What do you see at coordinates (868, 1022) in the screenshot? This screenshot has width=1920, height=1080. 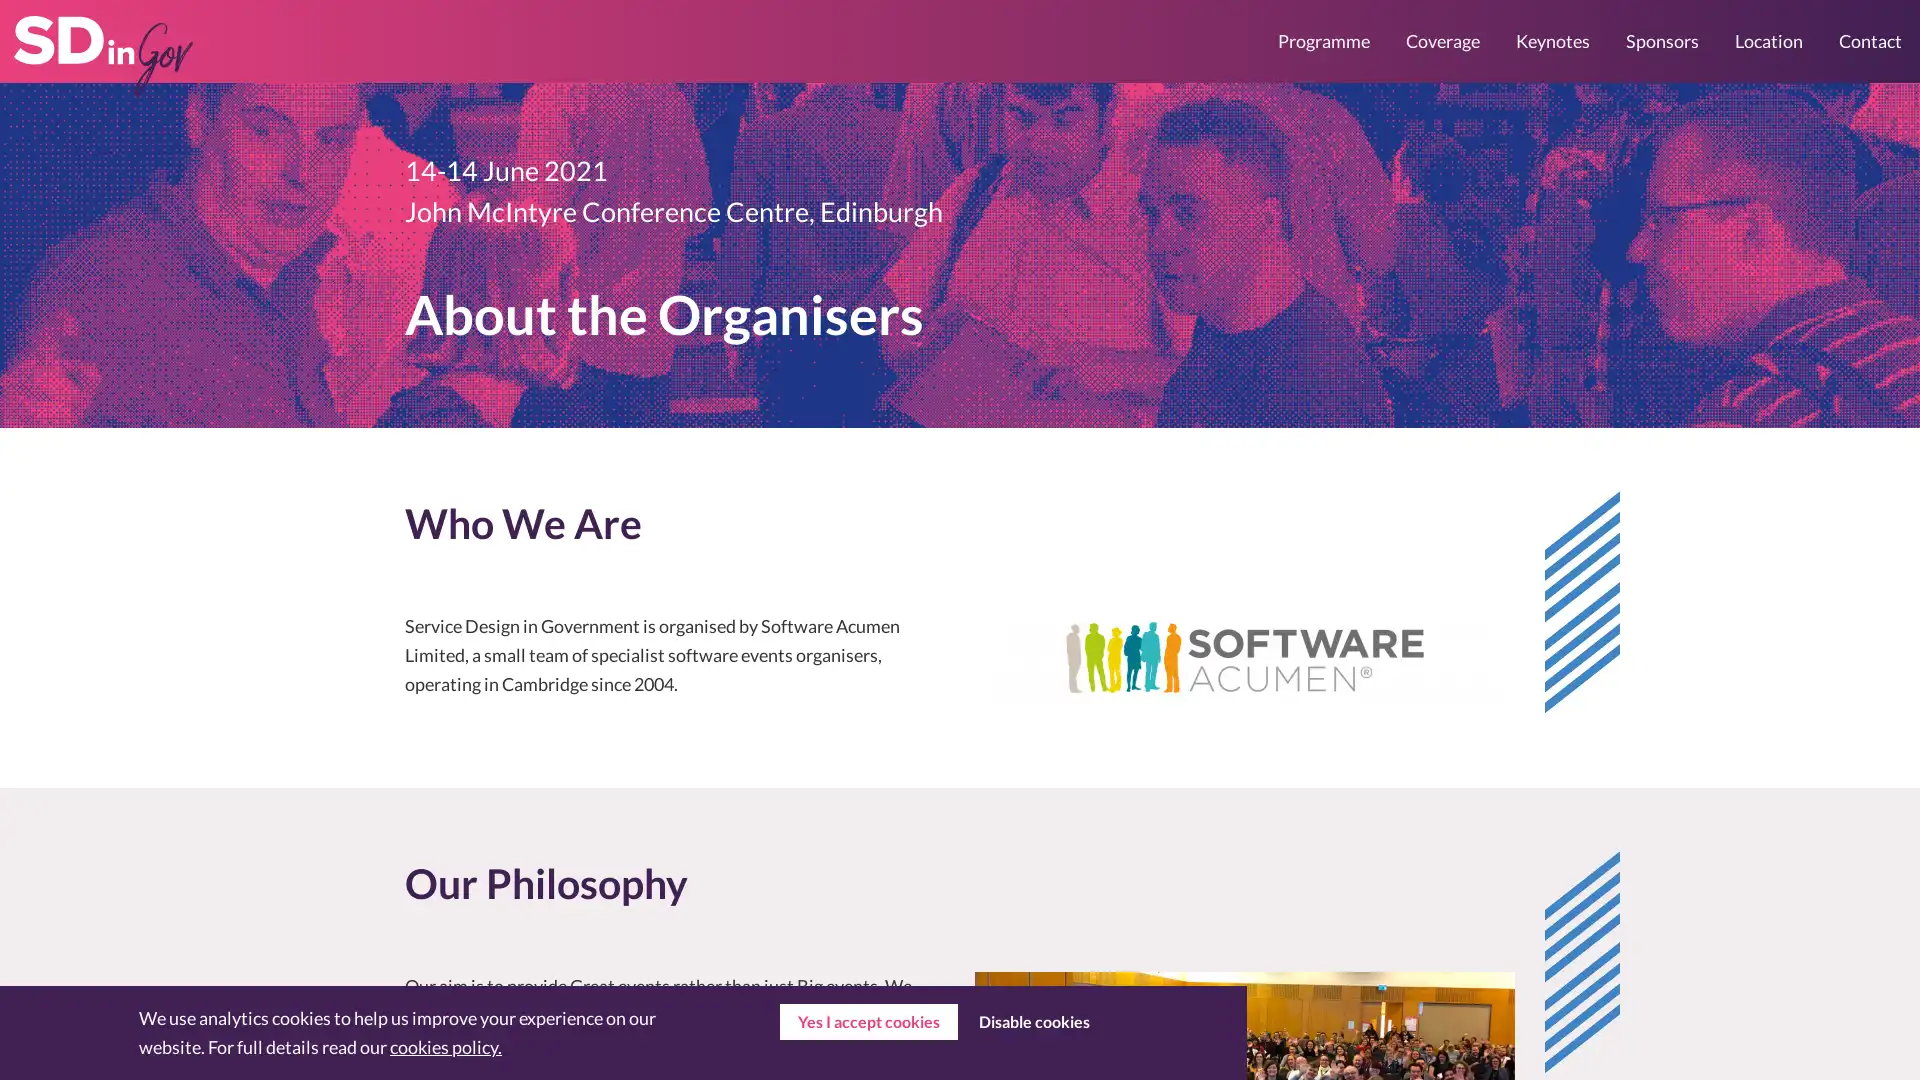 I see `Yes I accept cookies` at bounding box center [868, 1022].